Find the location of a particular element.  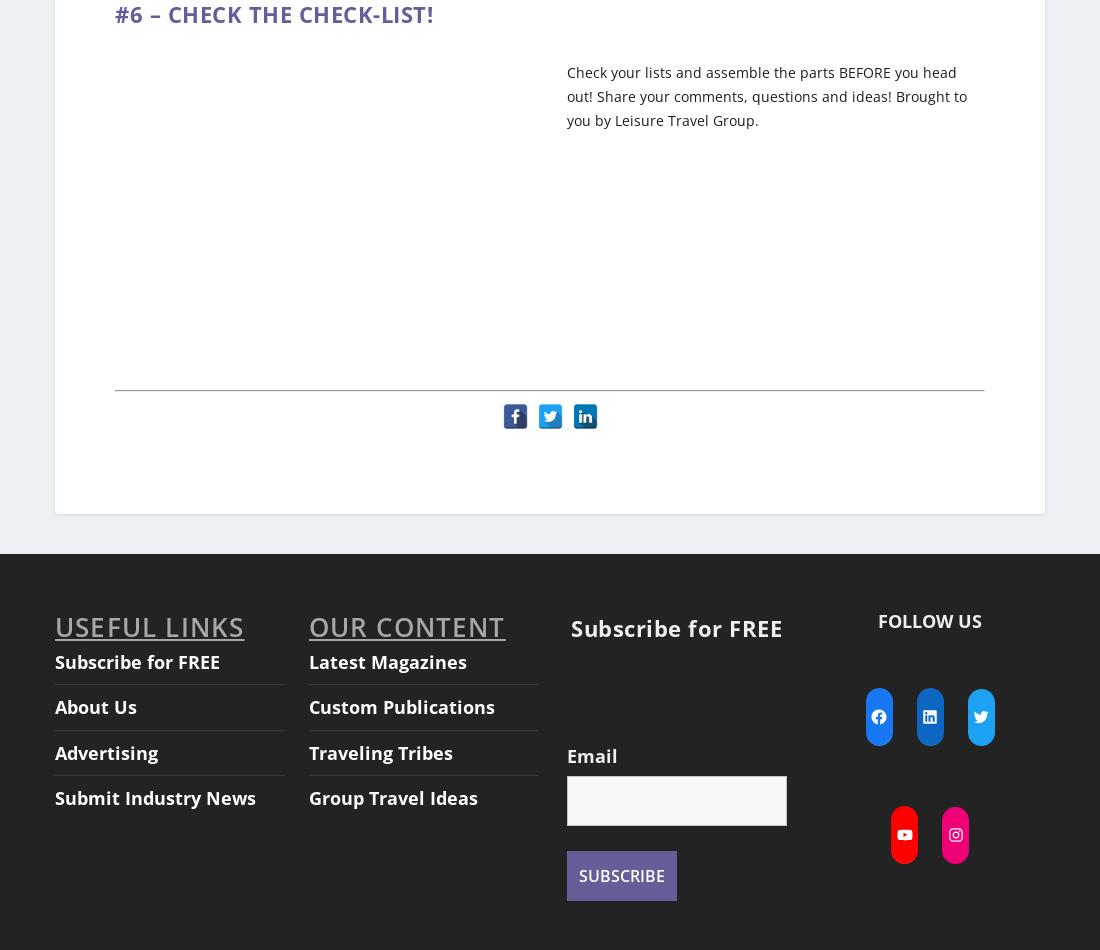

'USEFUL LINKS' is located at coordinates (148, 608).